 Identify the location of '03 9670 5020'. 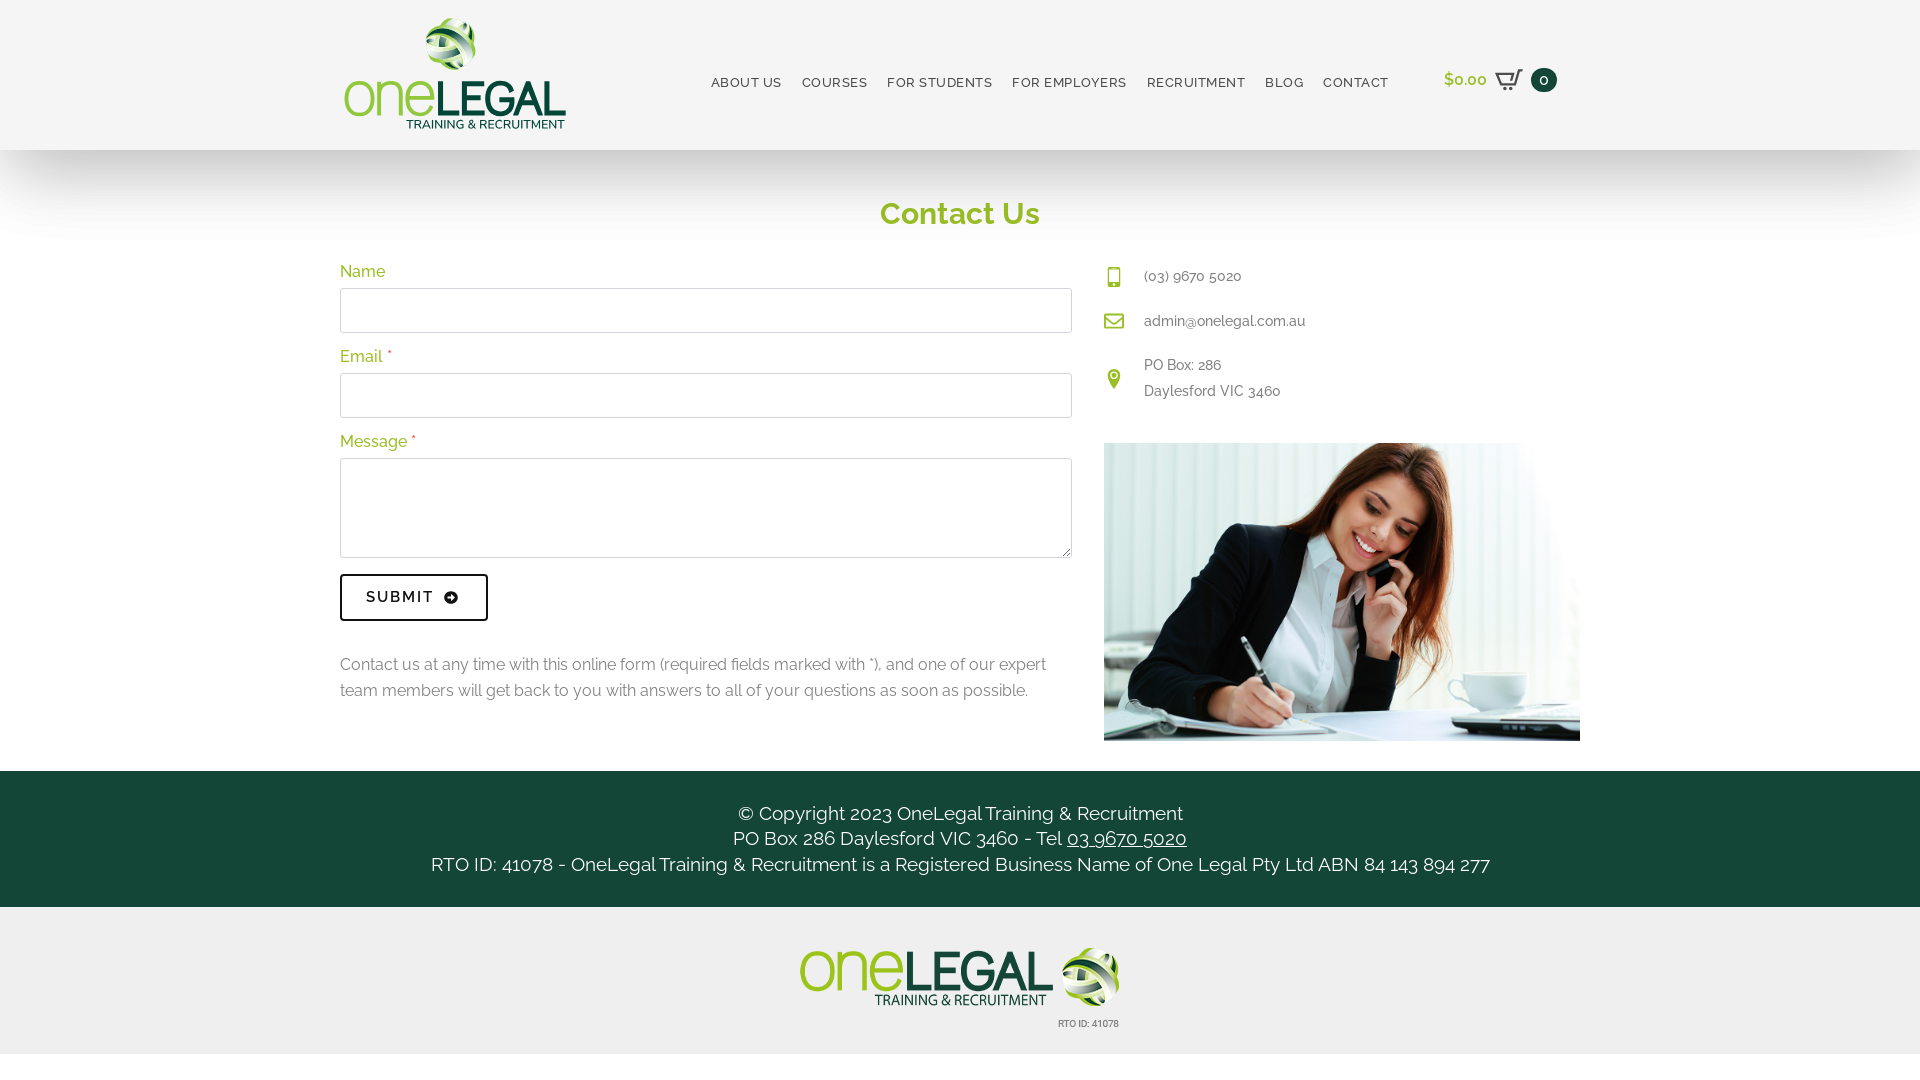
(1127, 837).